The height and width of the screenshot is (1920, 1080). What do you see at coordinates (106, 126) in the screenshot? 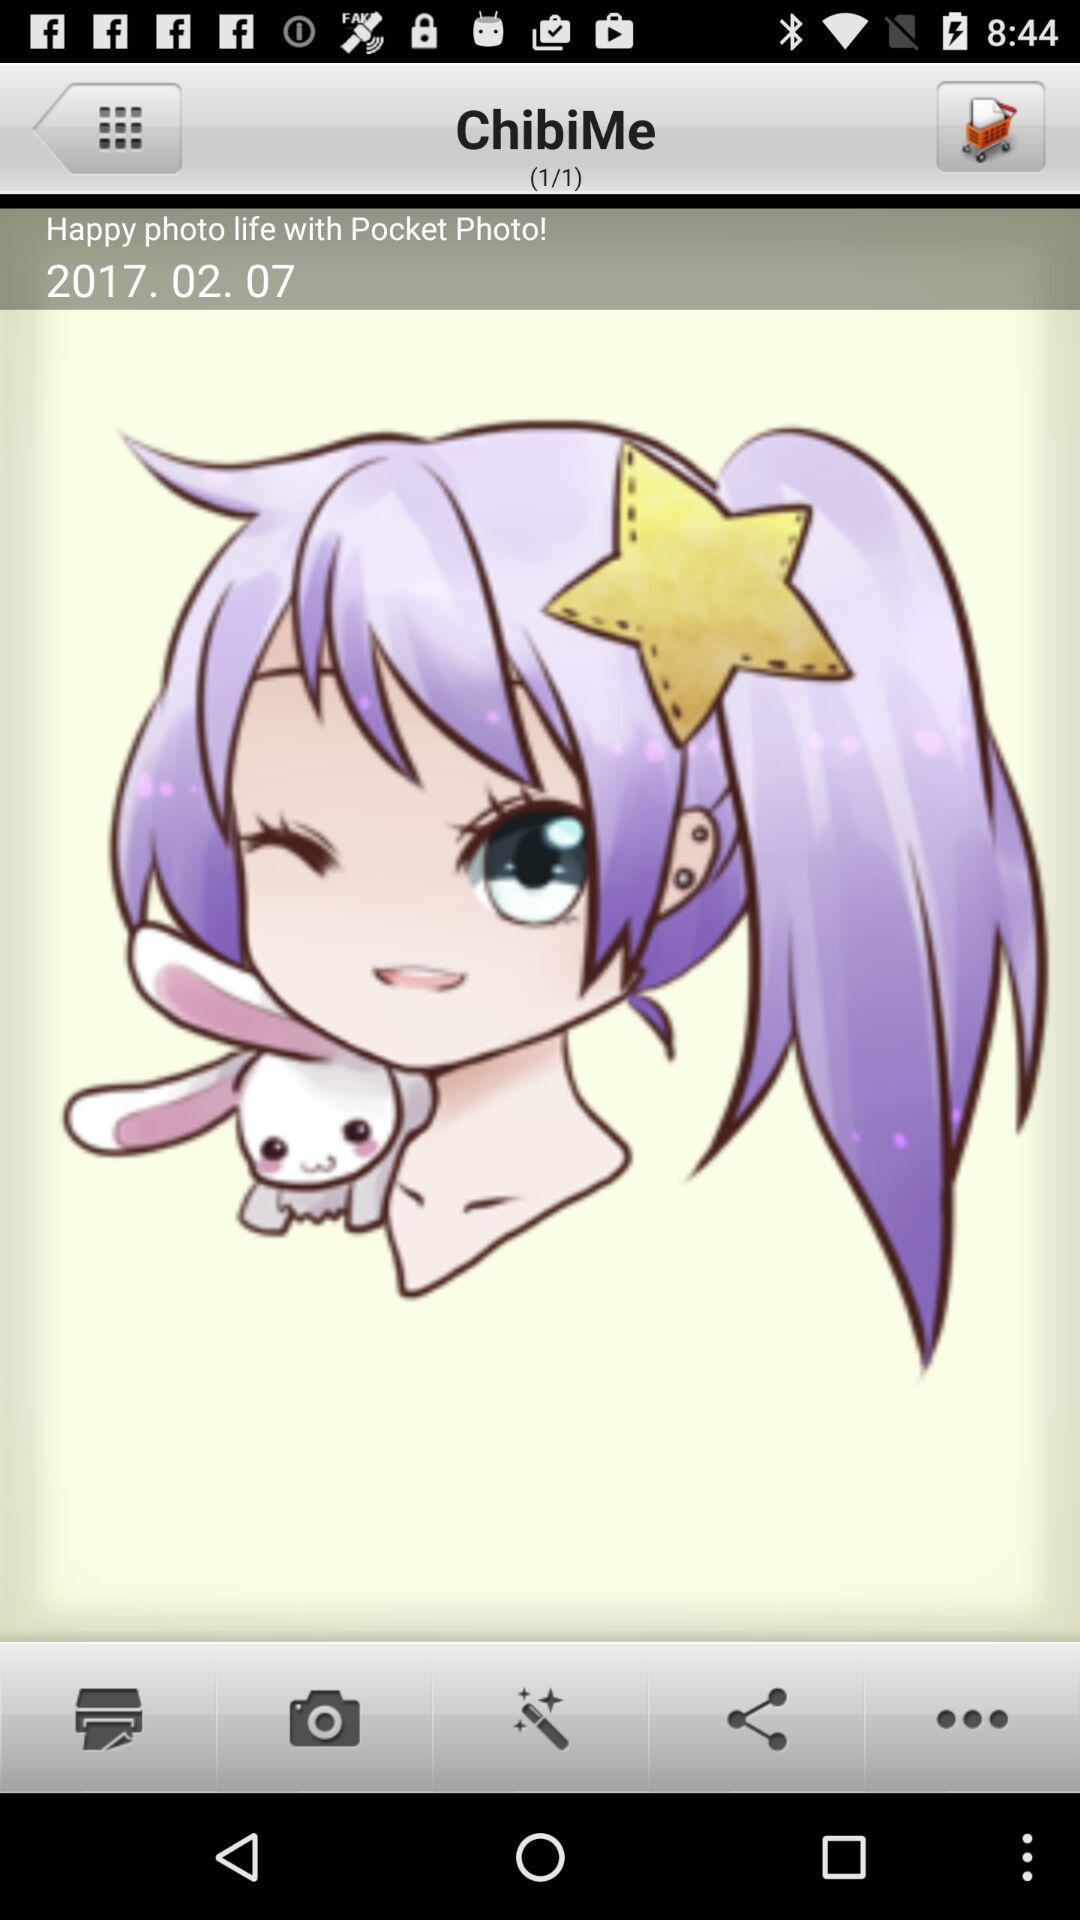
I see `parameter button` at bounding box center [106, 126].